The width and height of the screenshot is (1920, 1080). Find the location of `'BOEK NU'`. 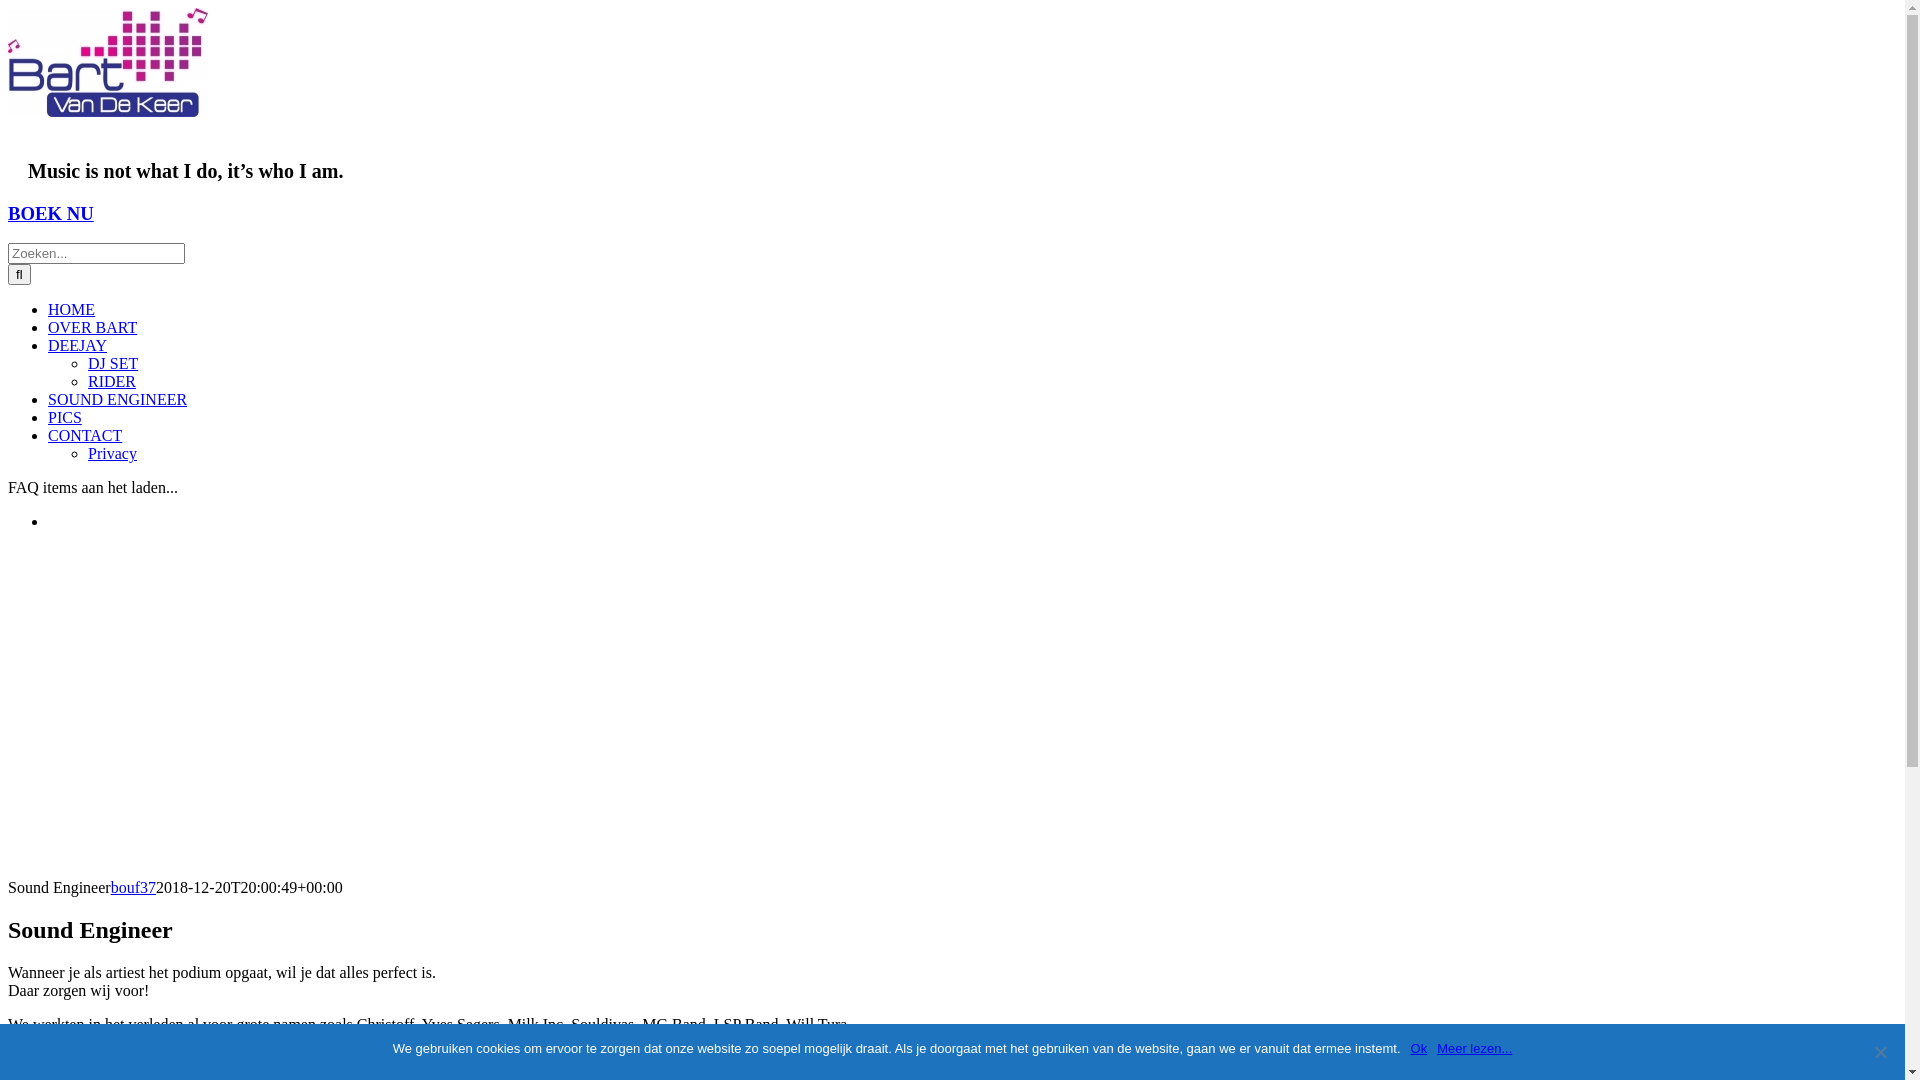

'BOEK NU' is located at coordinates (8, 213).